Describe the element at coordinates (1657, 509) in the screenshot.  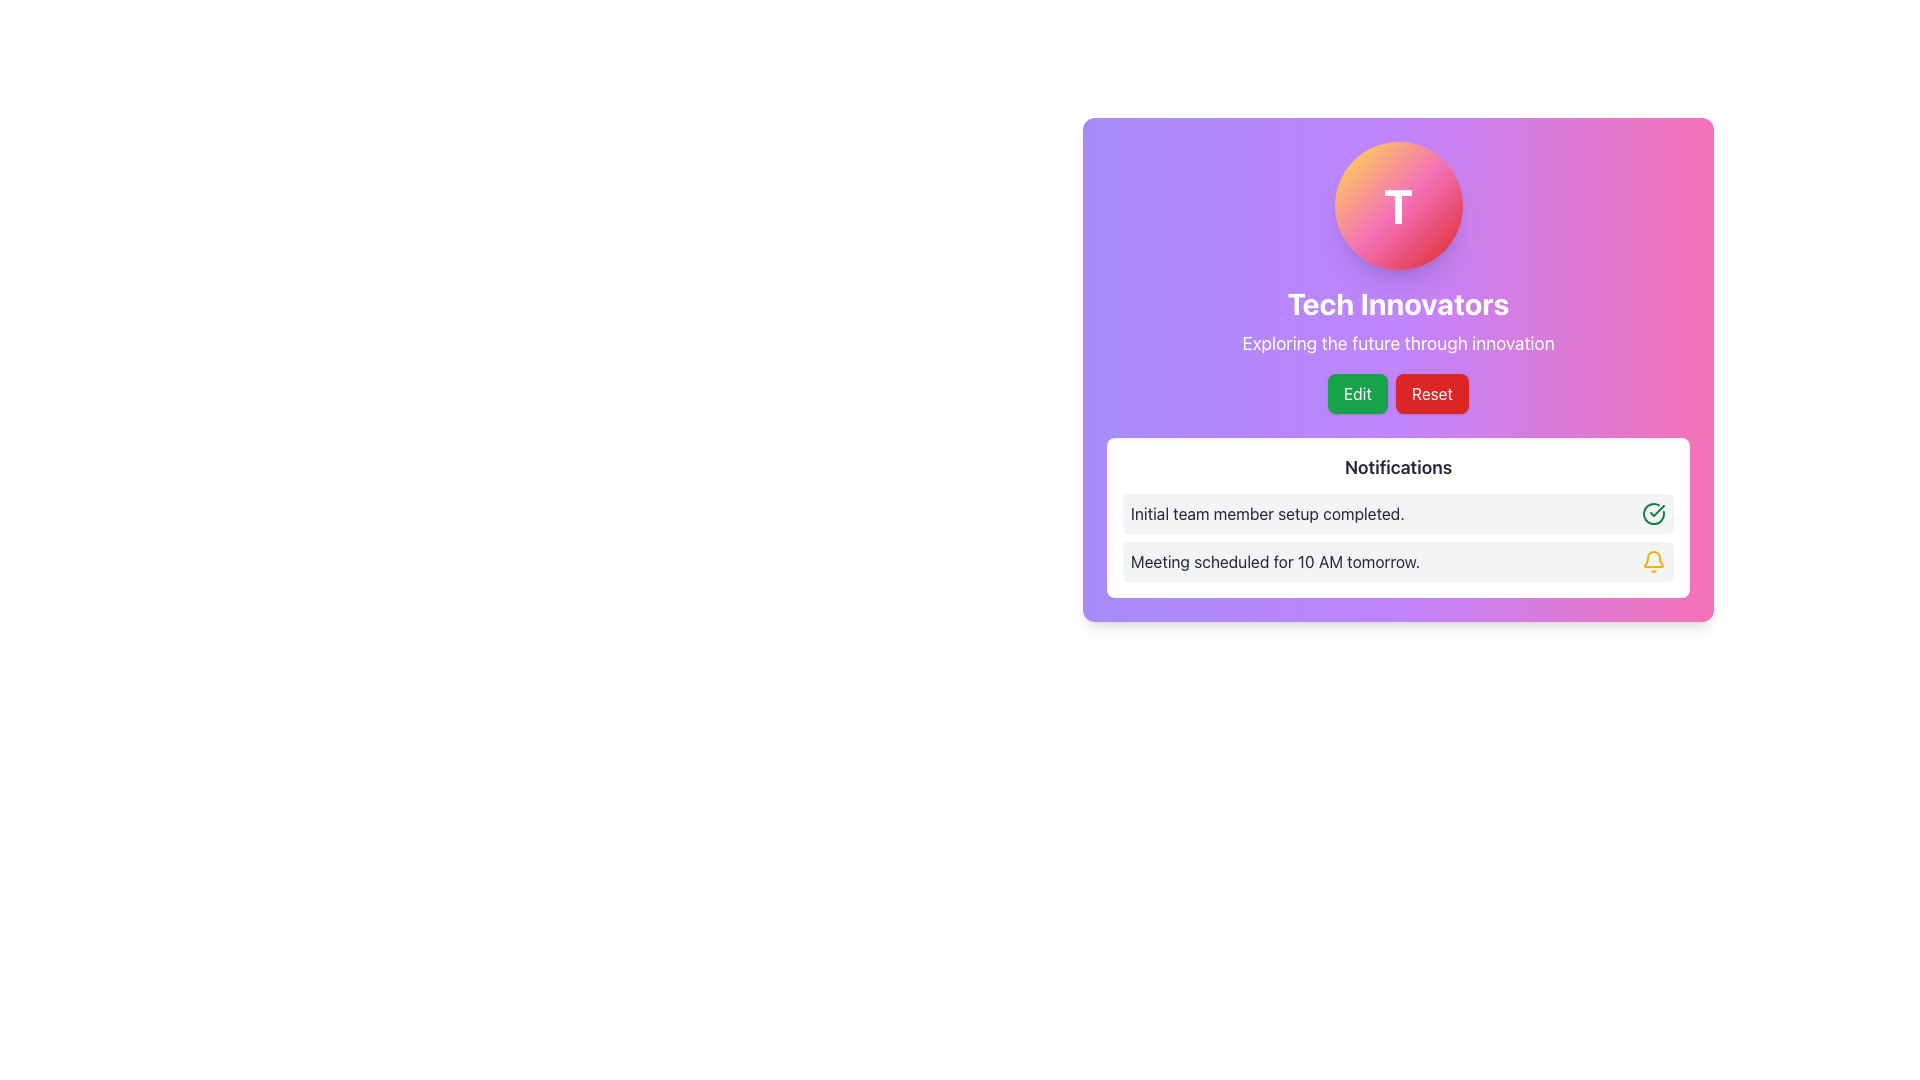
I see `the green SVG checkmark icon indicating successful action, positioned next to the 'Initial team member setup completed.' notification message` at that location.